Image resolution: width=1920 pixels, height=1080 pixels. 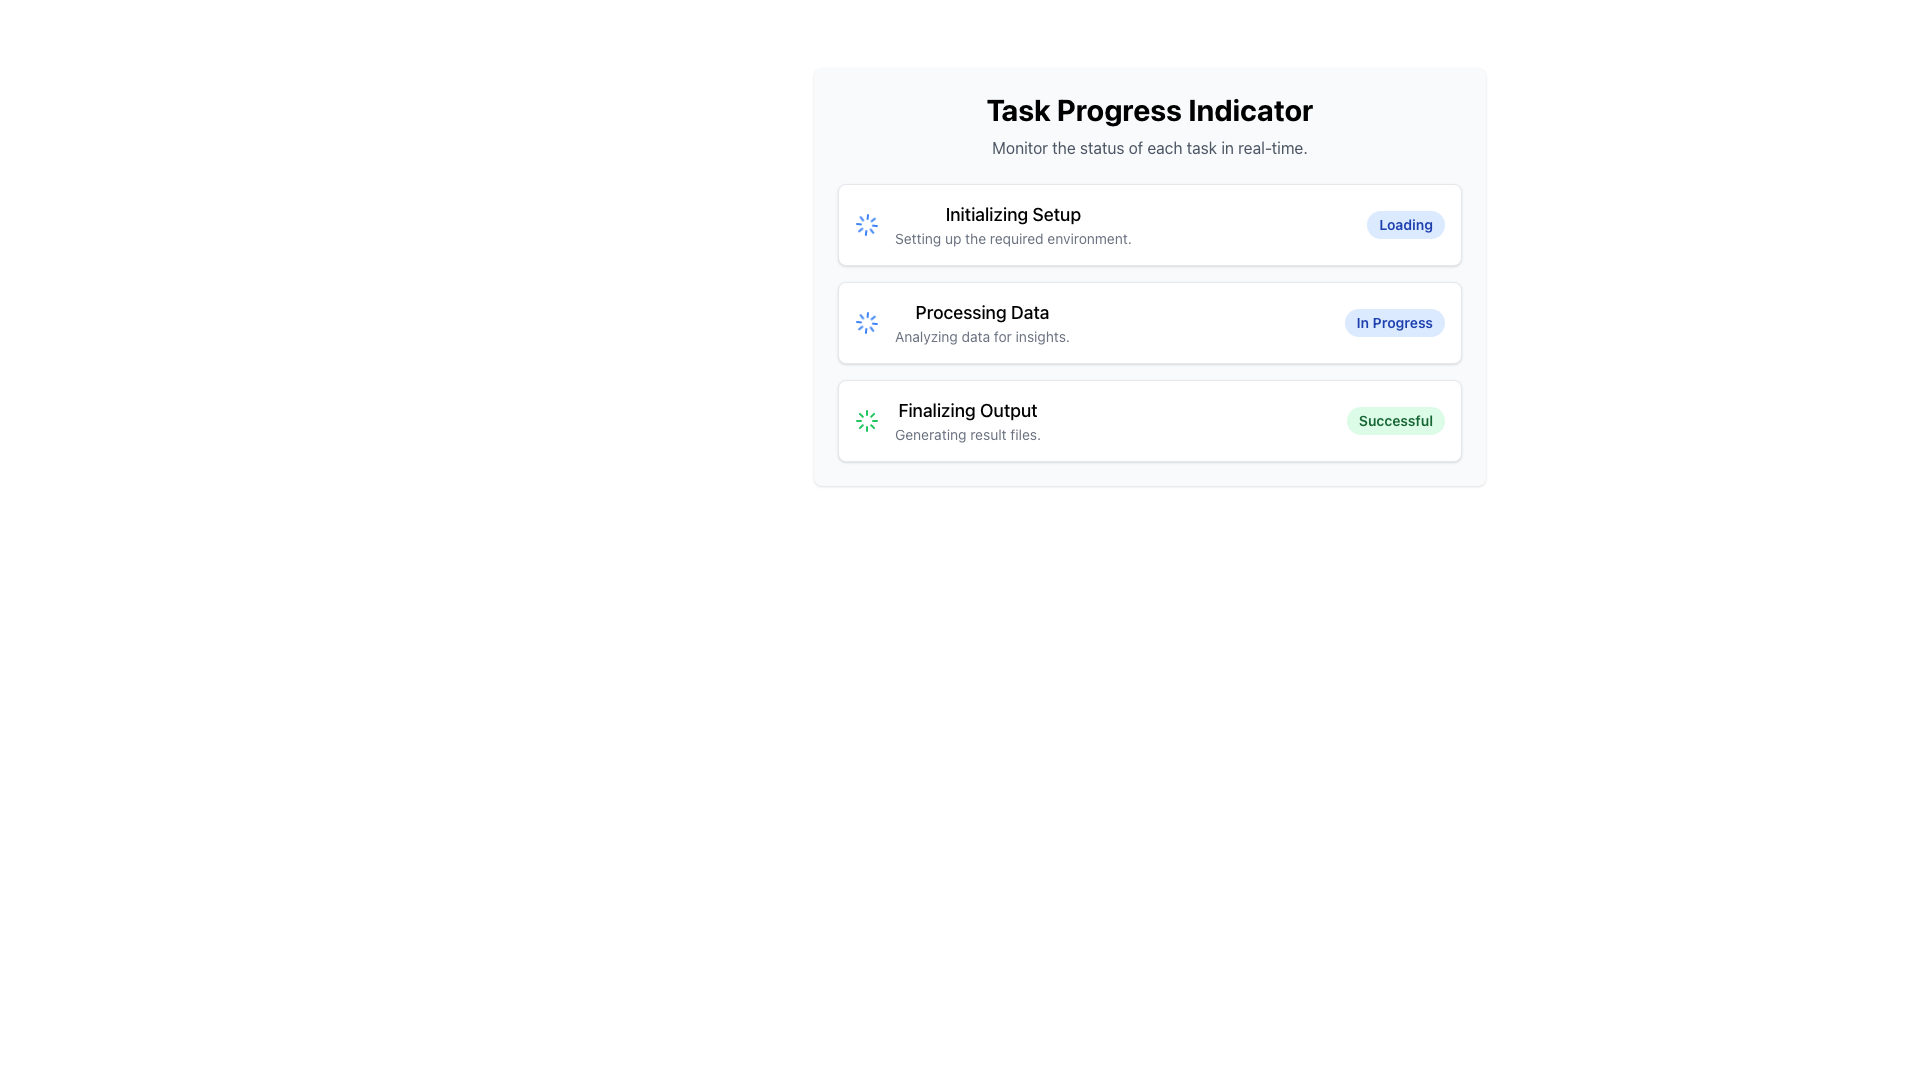 What do you see at coordinates (993, 224) in the screenshot?
I see `the Status indicator at the top of the list` at bounding box center [993, 224].